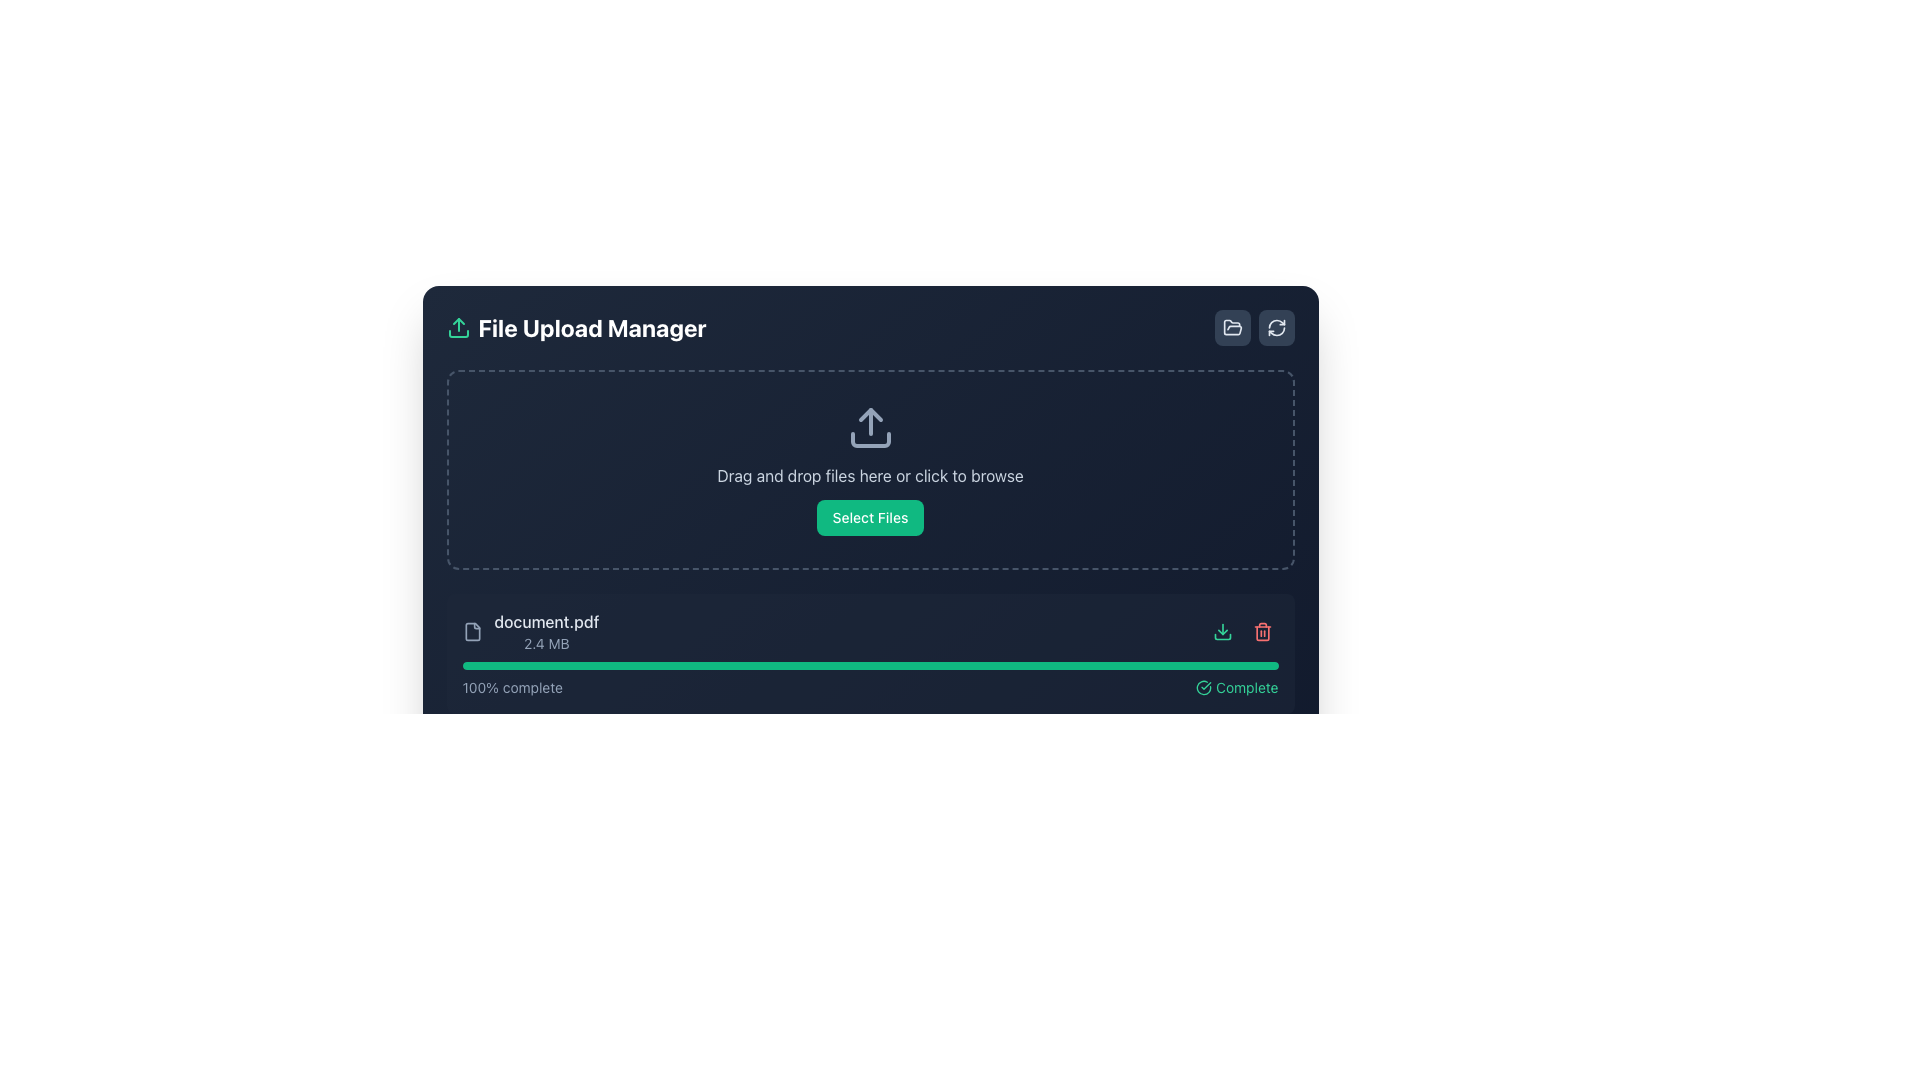 The image size is (1920, 1080). Describe the element at coordinates (1275, 326) in the screenshot. I see `the refresh button with SVG icon located in the top-right corner of the interface` at that location.